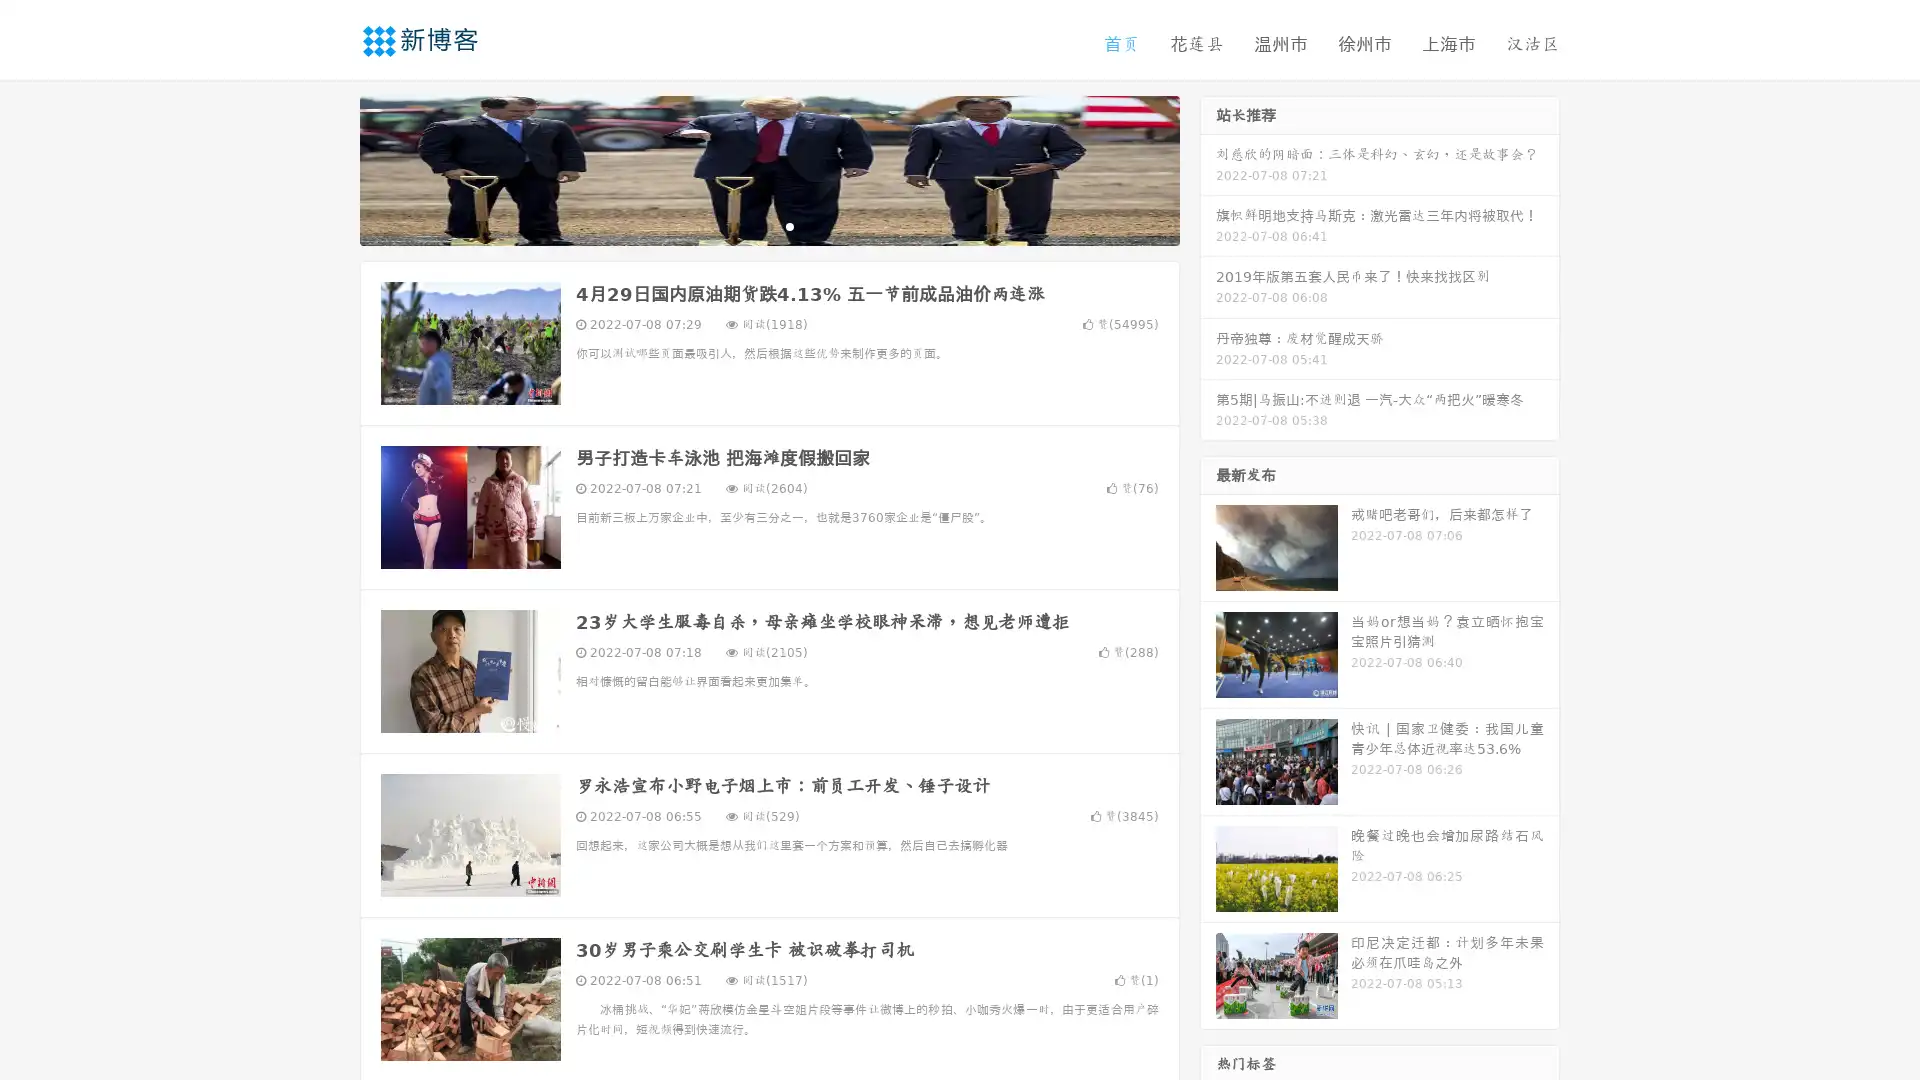 Image resolution: width=1920 pixels, height=1080 pixels. What do you see at coordinates (789, 225) in the screenshot?
I see `Go to slide 3` at bounding box center [789, 225].